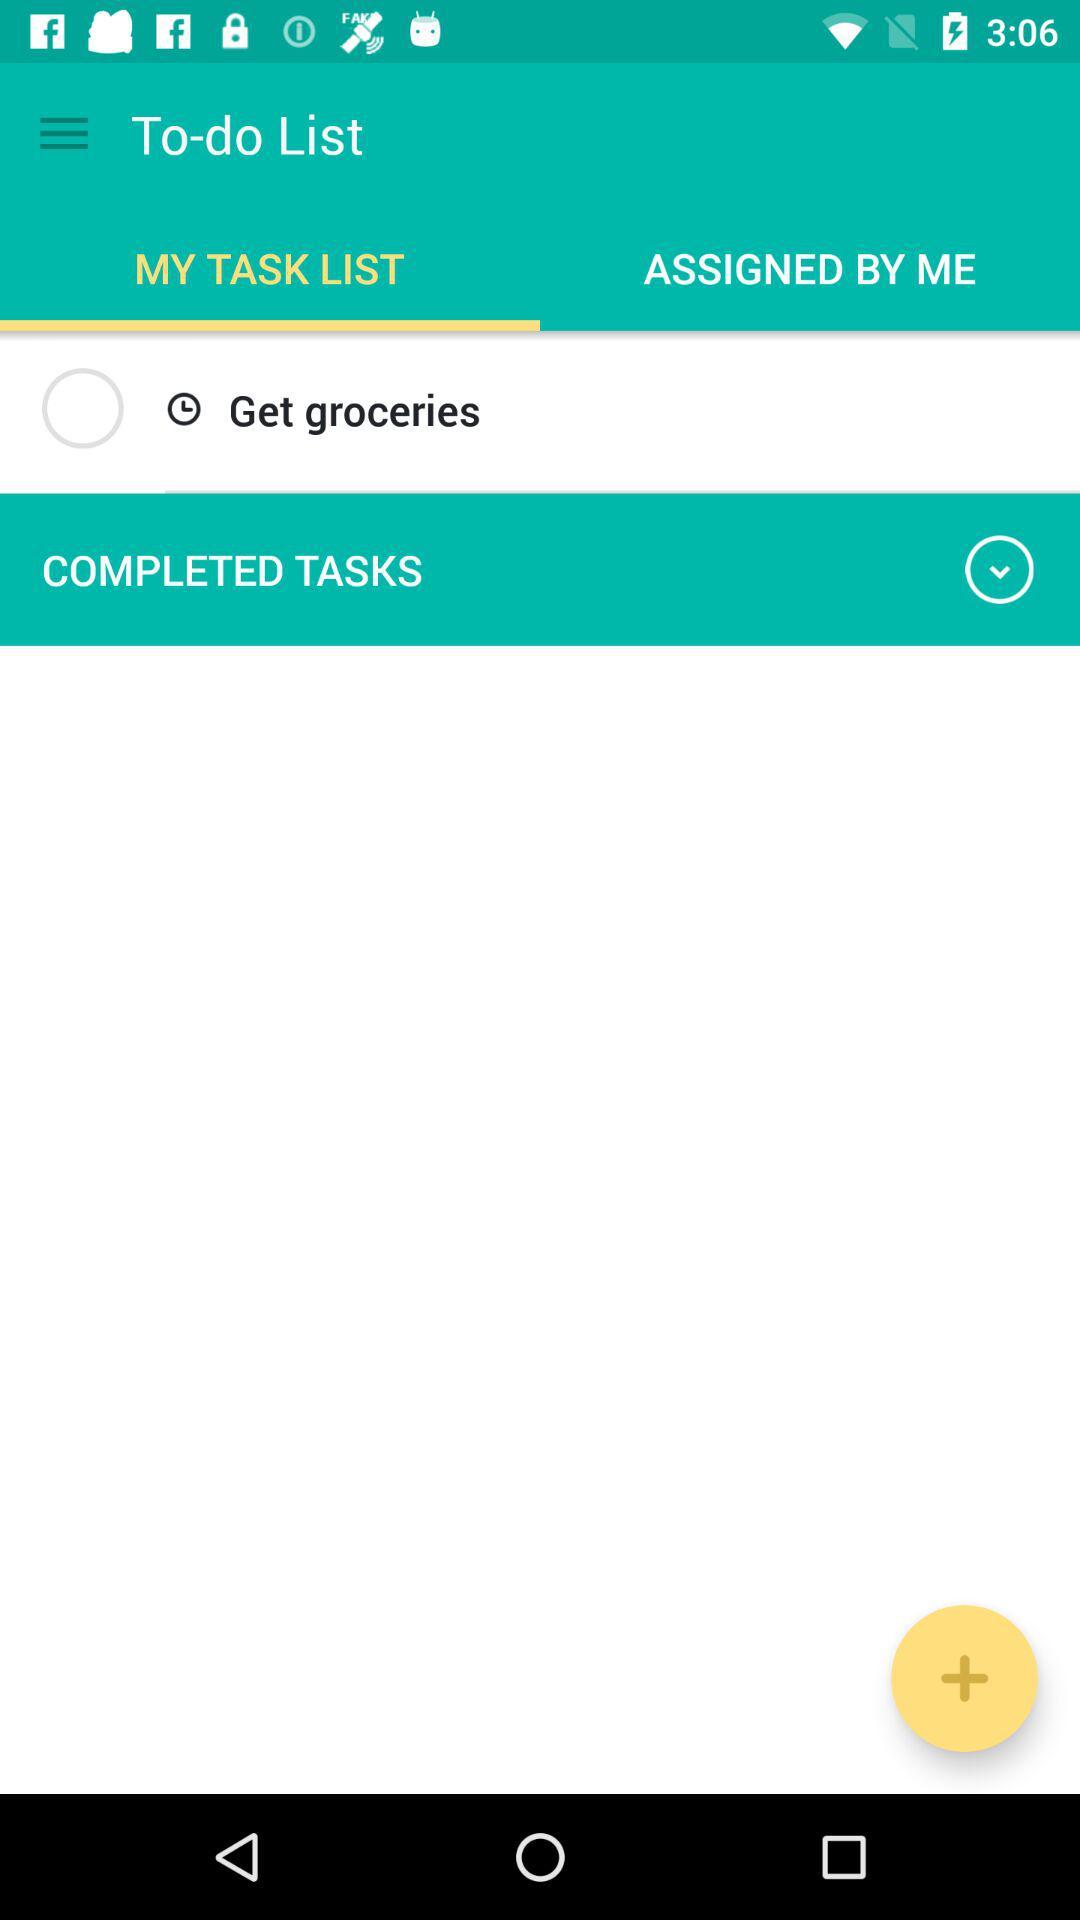  What do you see at coordinates (963, 1678) in the screenshot?
I see `the add icon` at bounding box center [963, 1678].